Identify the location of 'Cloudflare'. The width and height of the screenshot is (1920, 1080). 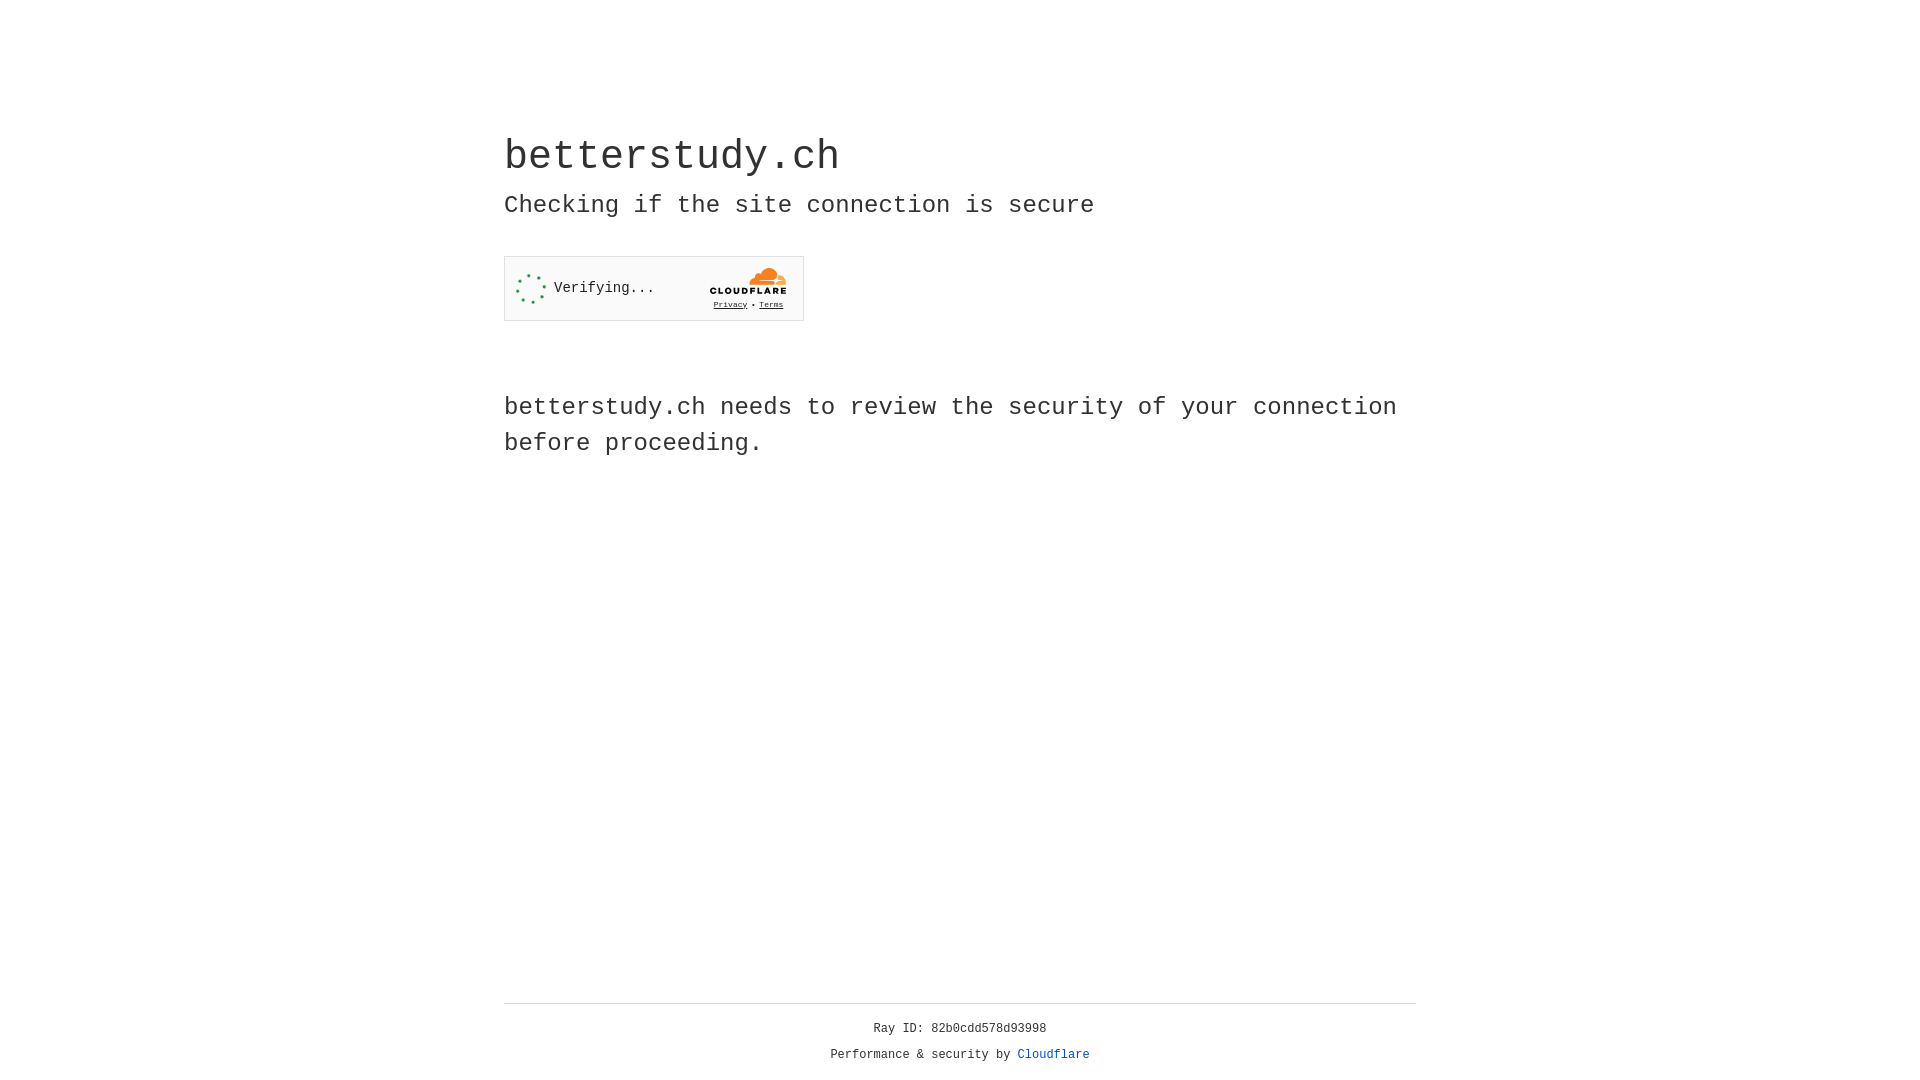
(1053, 1054).